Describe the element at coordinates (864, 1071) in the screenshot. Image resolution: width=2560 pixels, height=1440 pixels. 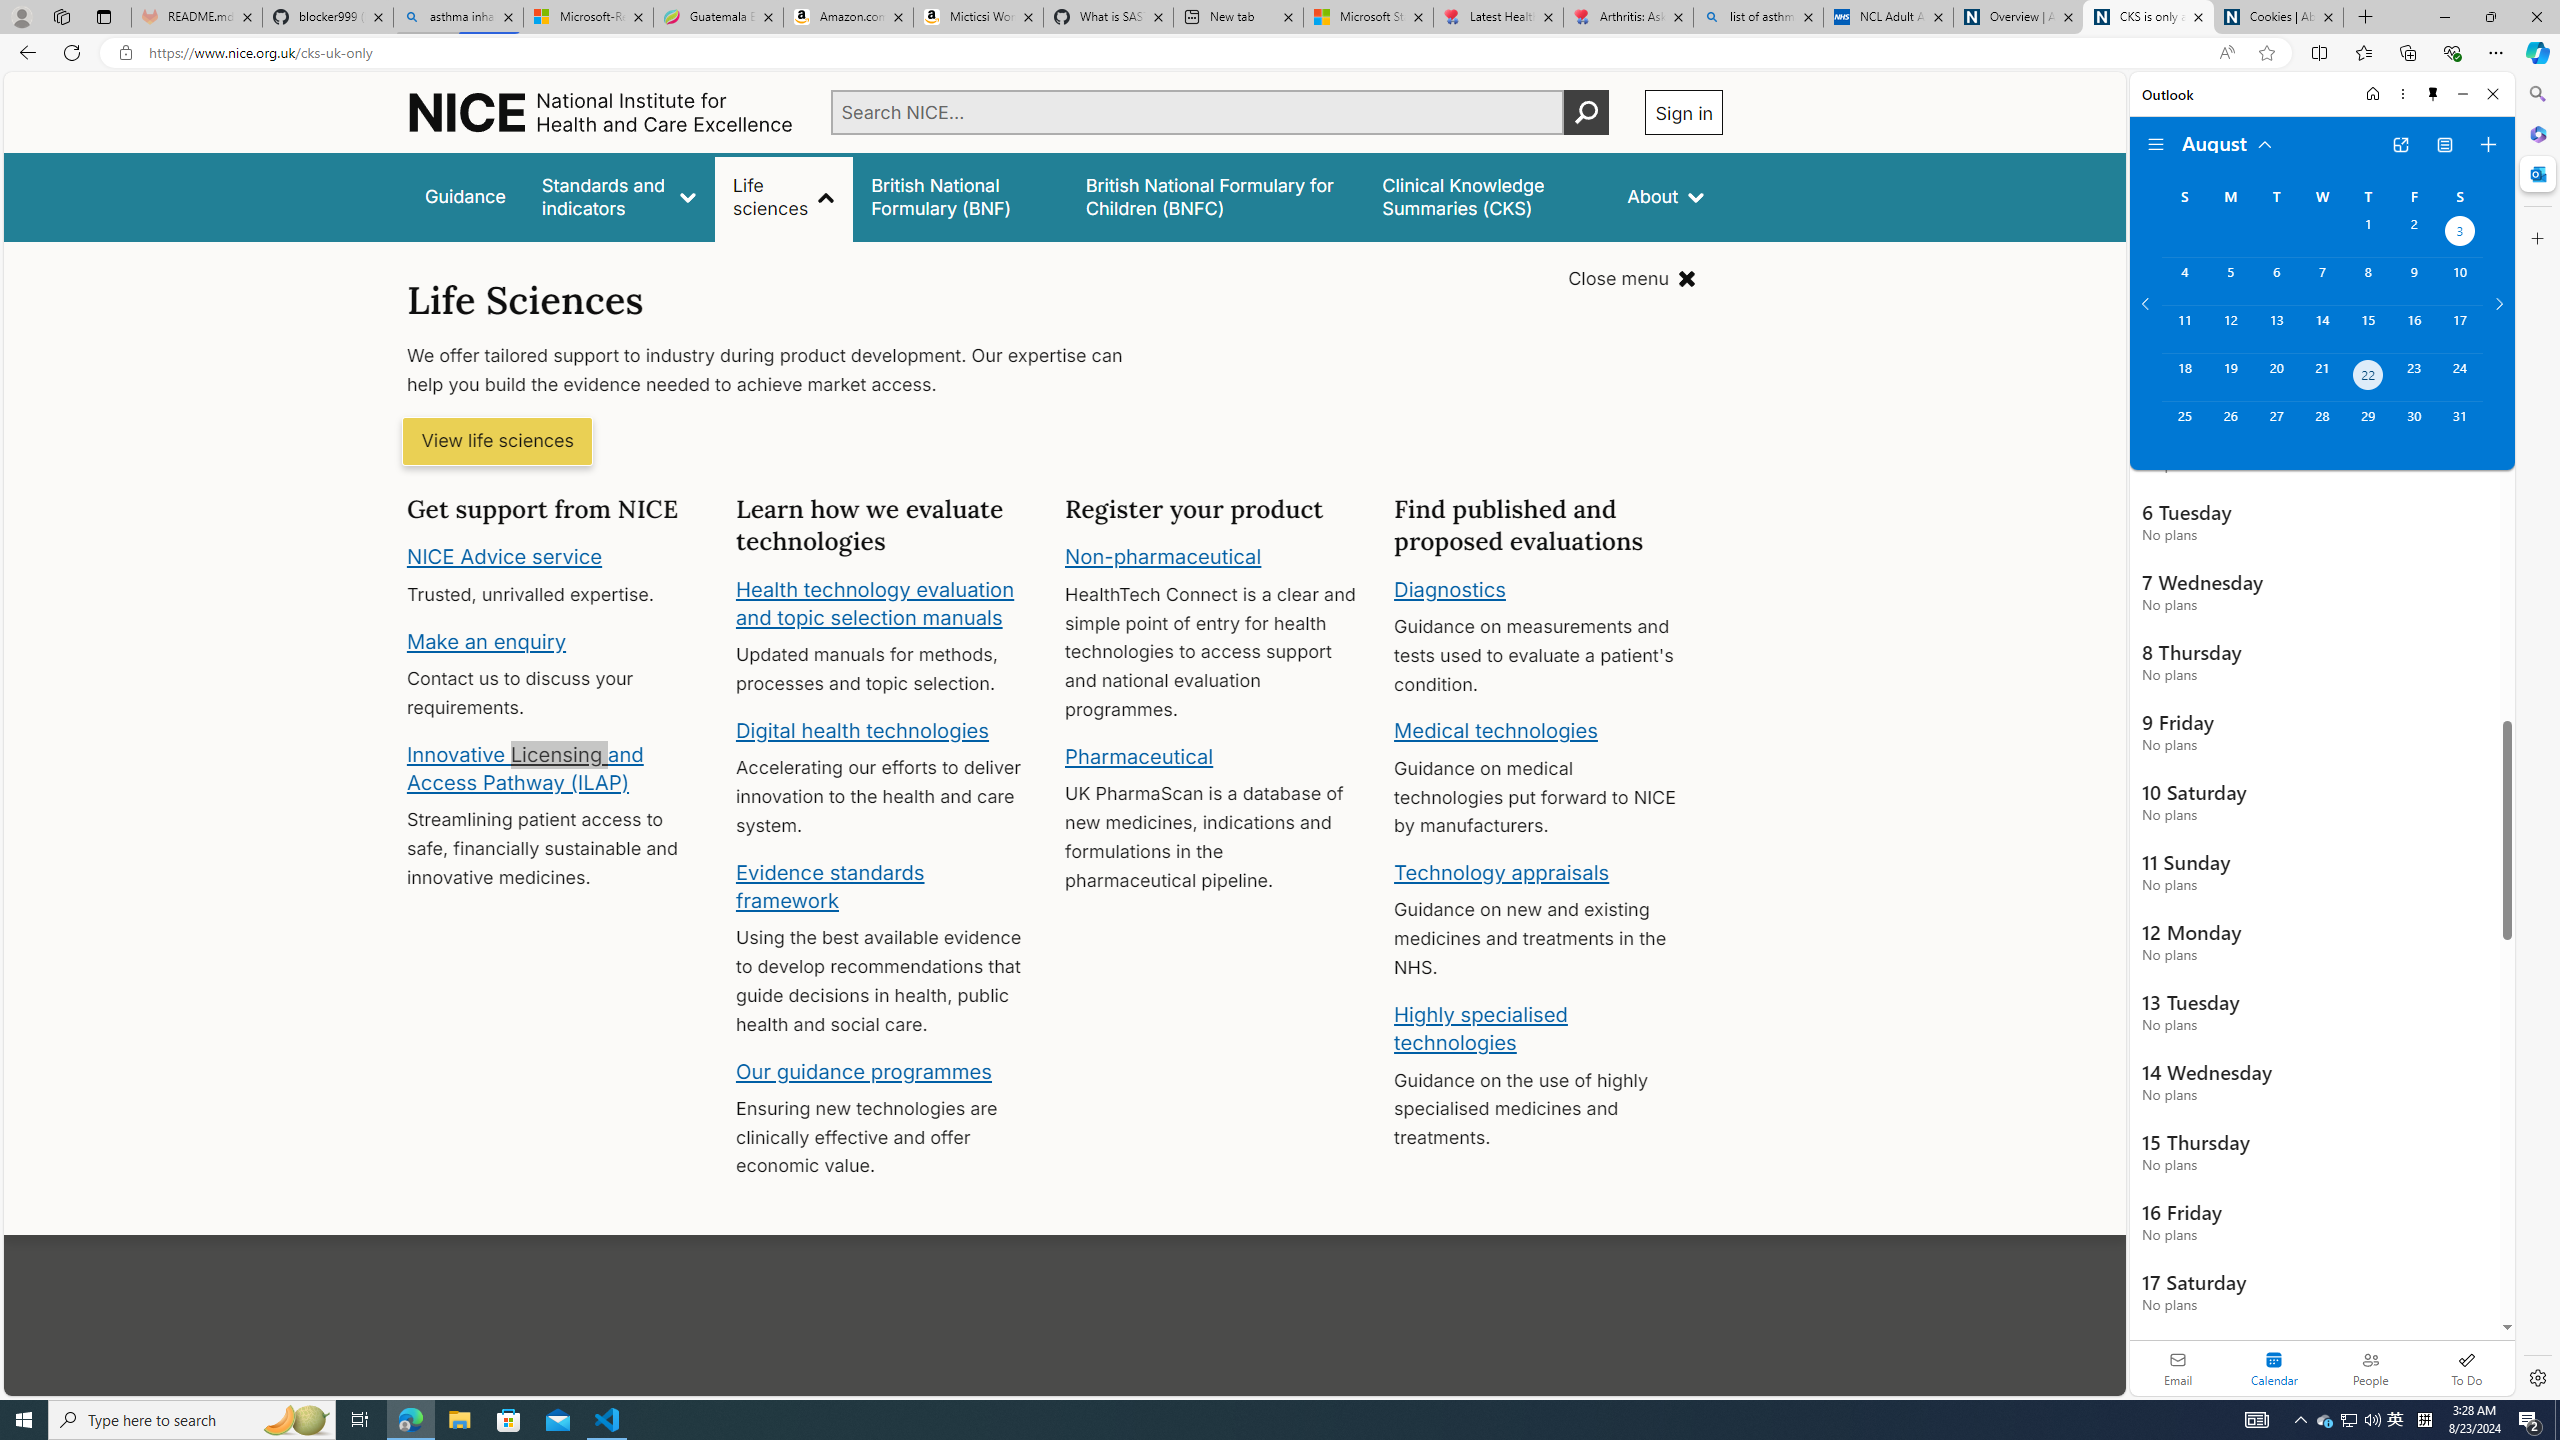
I see `'Our guidance programmes'` at that location.